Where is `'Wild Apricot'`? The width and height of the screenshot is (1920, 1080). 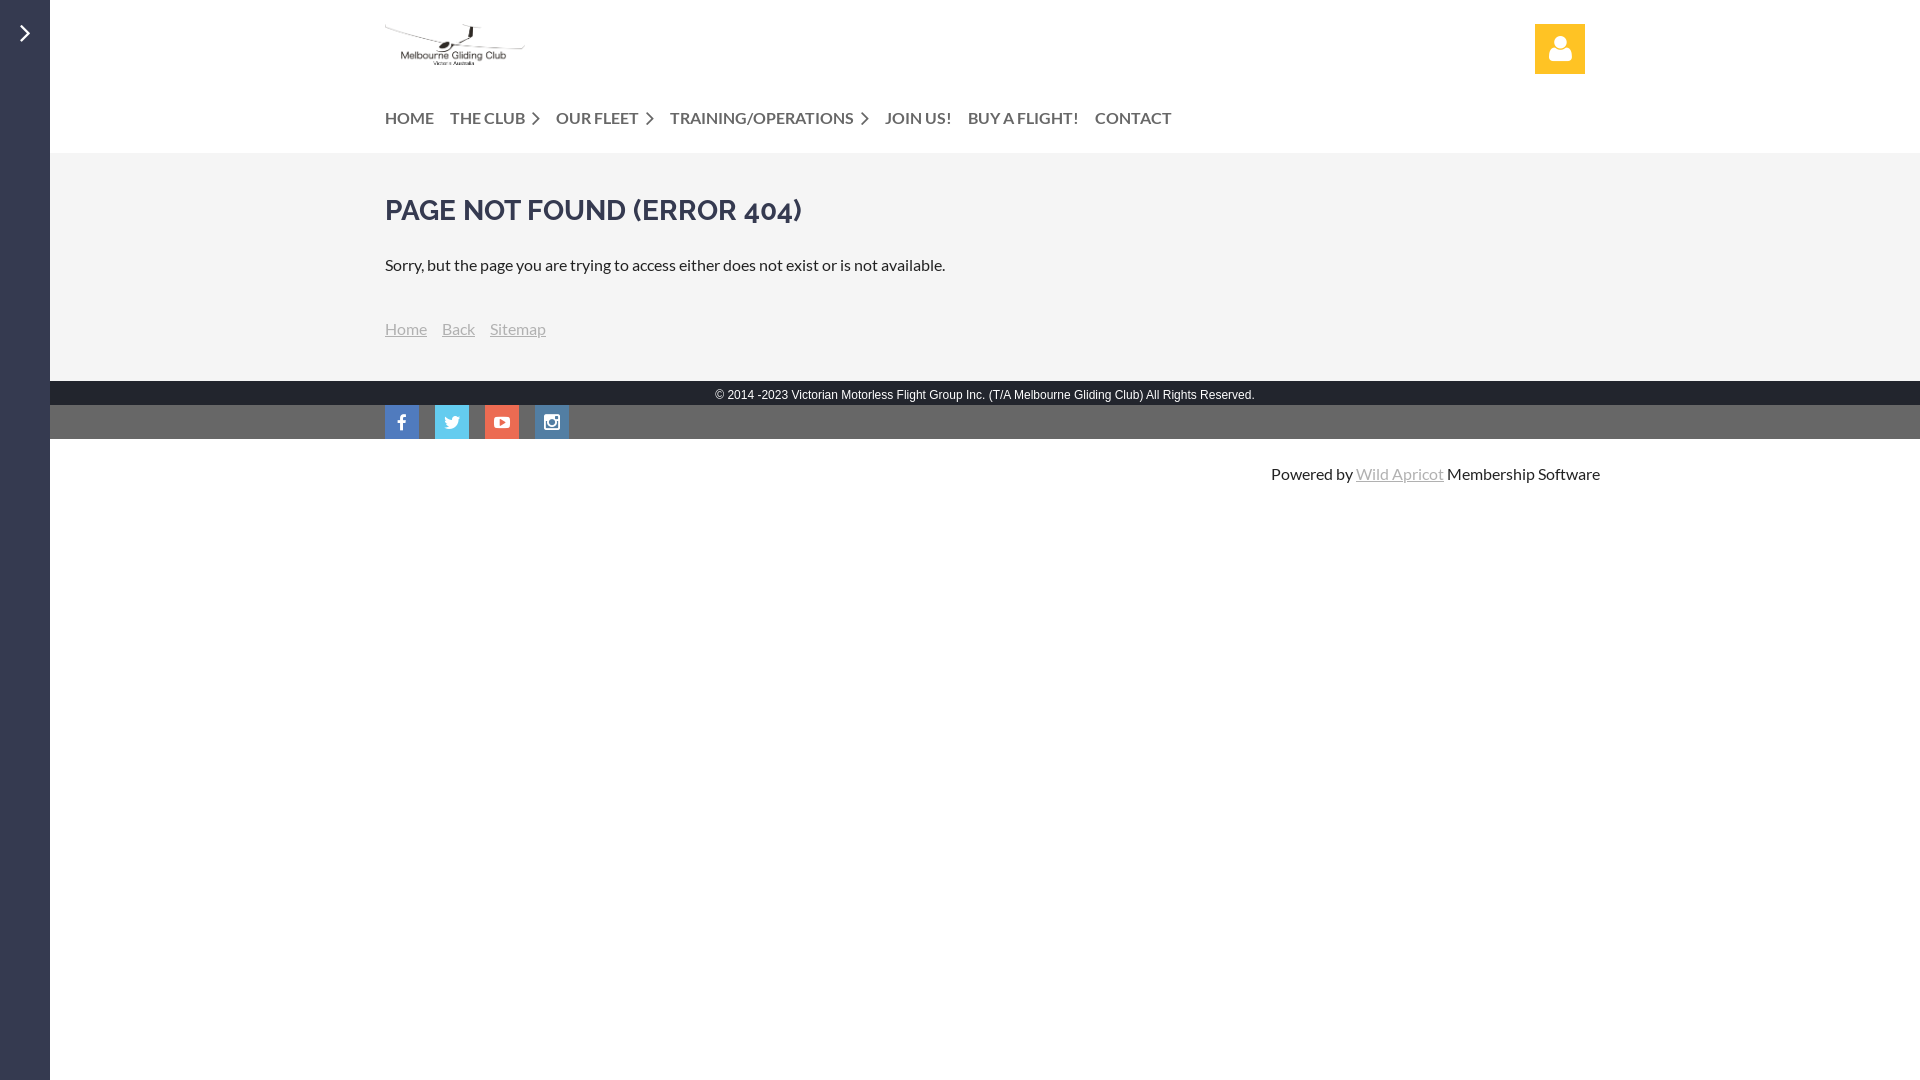
'Wild Apricot' is located at coordinates (1356, 473).